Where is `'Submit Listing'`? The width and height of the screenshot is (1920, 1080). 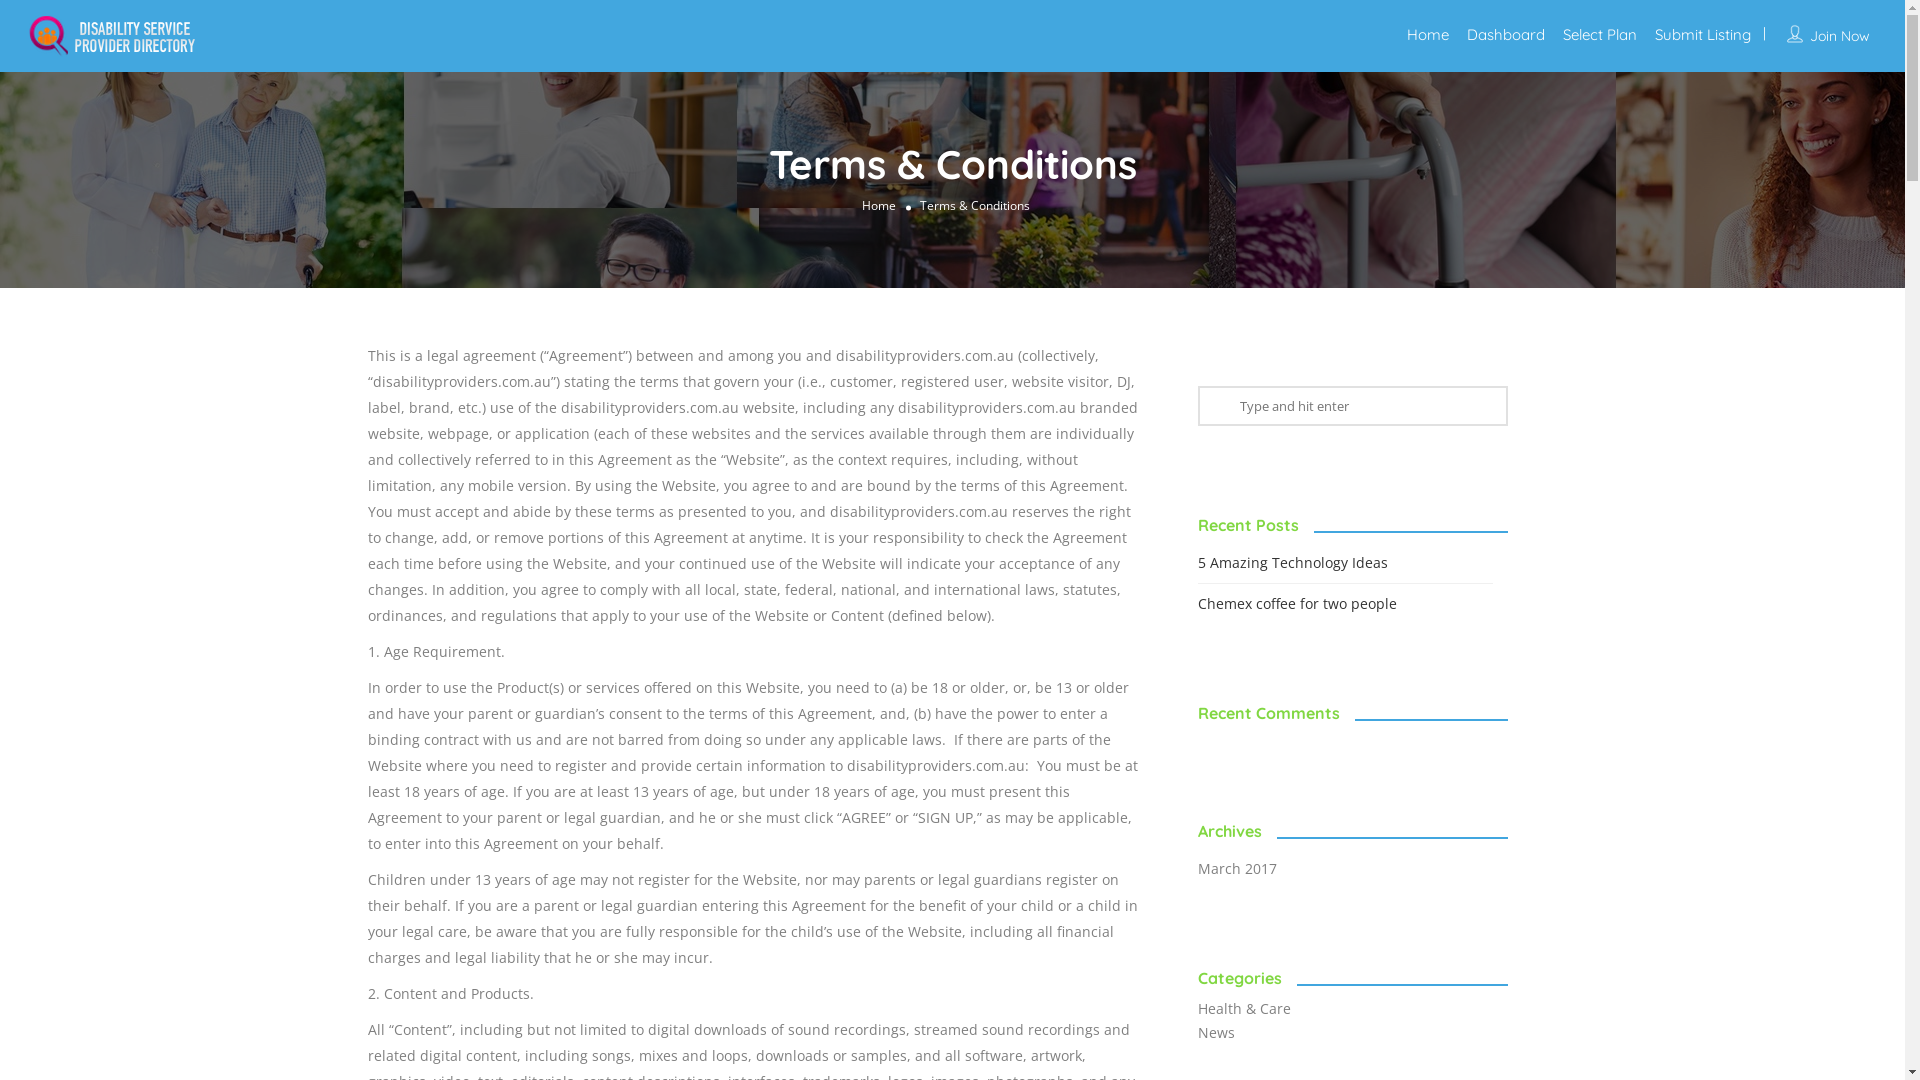
'Submit Listing' is located at coordinates (1702, 34).